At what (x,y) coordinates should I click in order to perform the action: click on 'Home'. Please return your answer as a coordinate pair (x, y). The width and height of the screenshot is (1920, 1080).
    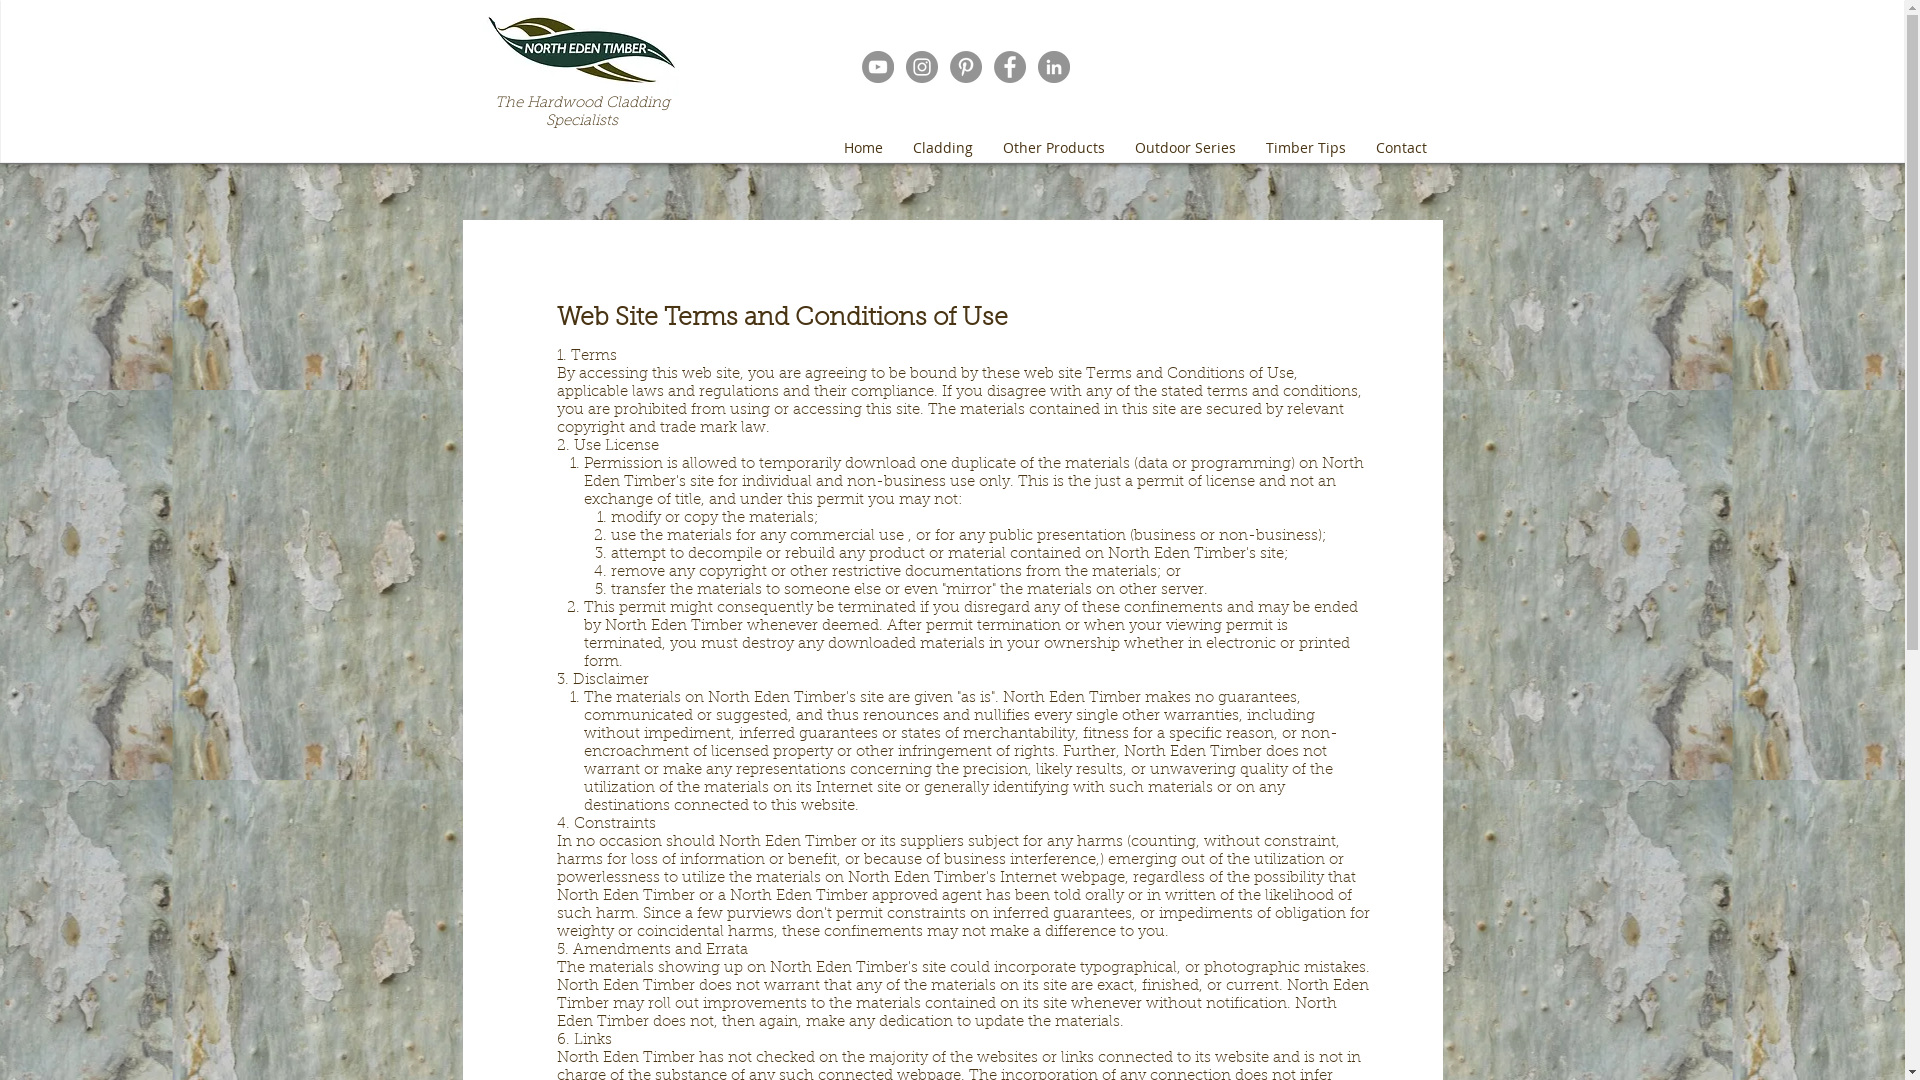
    Looking at the image, I should click on (862, 146).